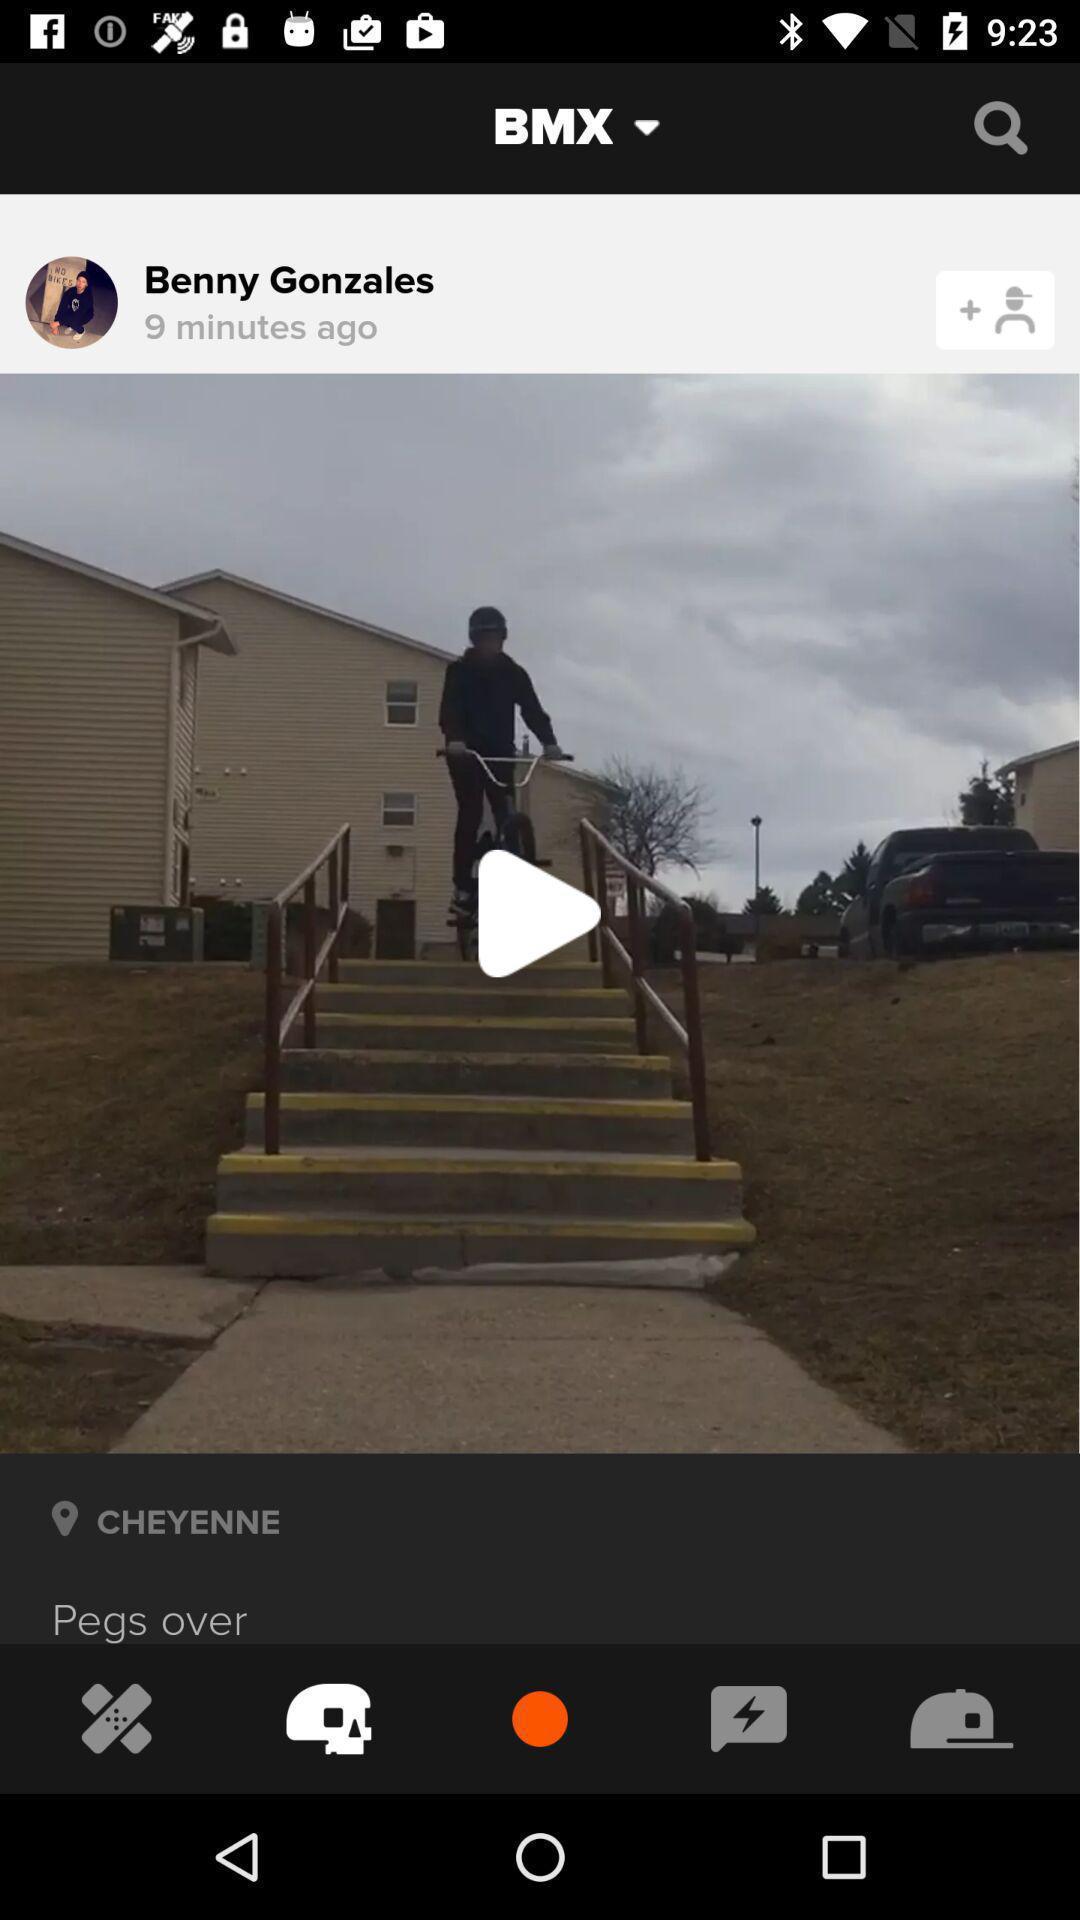  Describe the element at coordinates (663, 127) in the screenshot. I see `the drop down icon just beside bmx` at that location.